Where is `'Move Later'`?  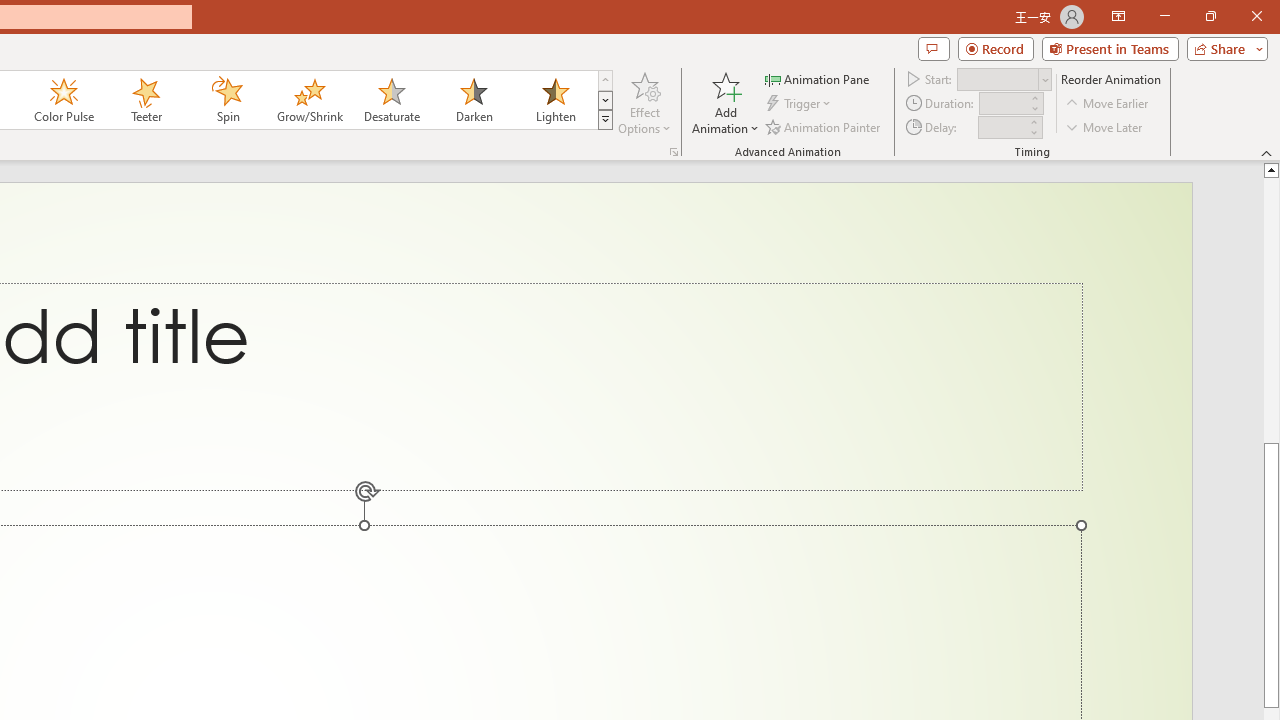
'Move Later' is located at coordinates (1104, 127).